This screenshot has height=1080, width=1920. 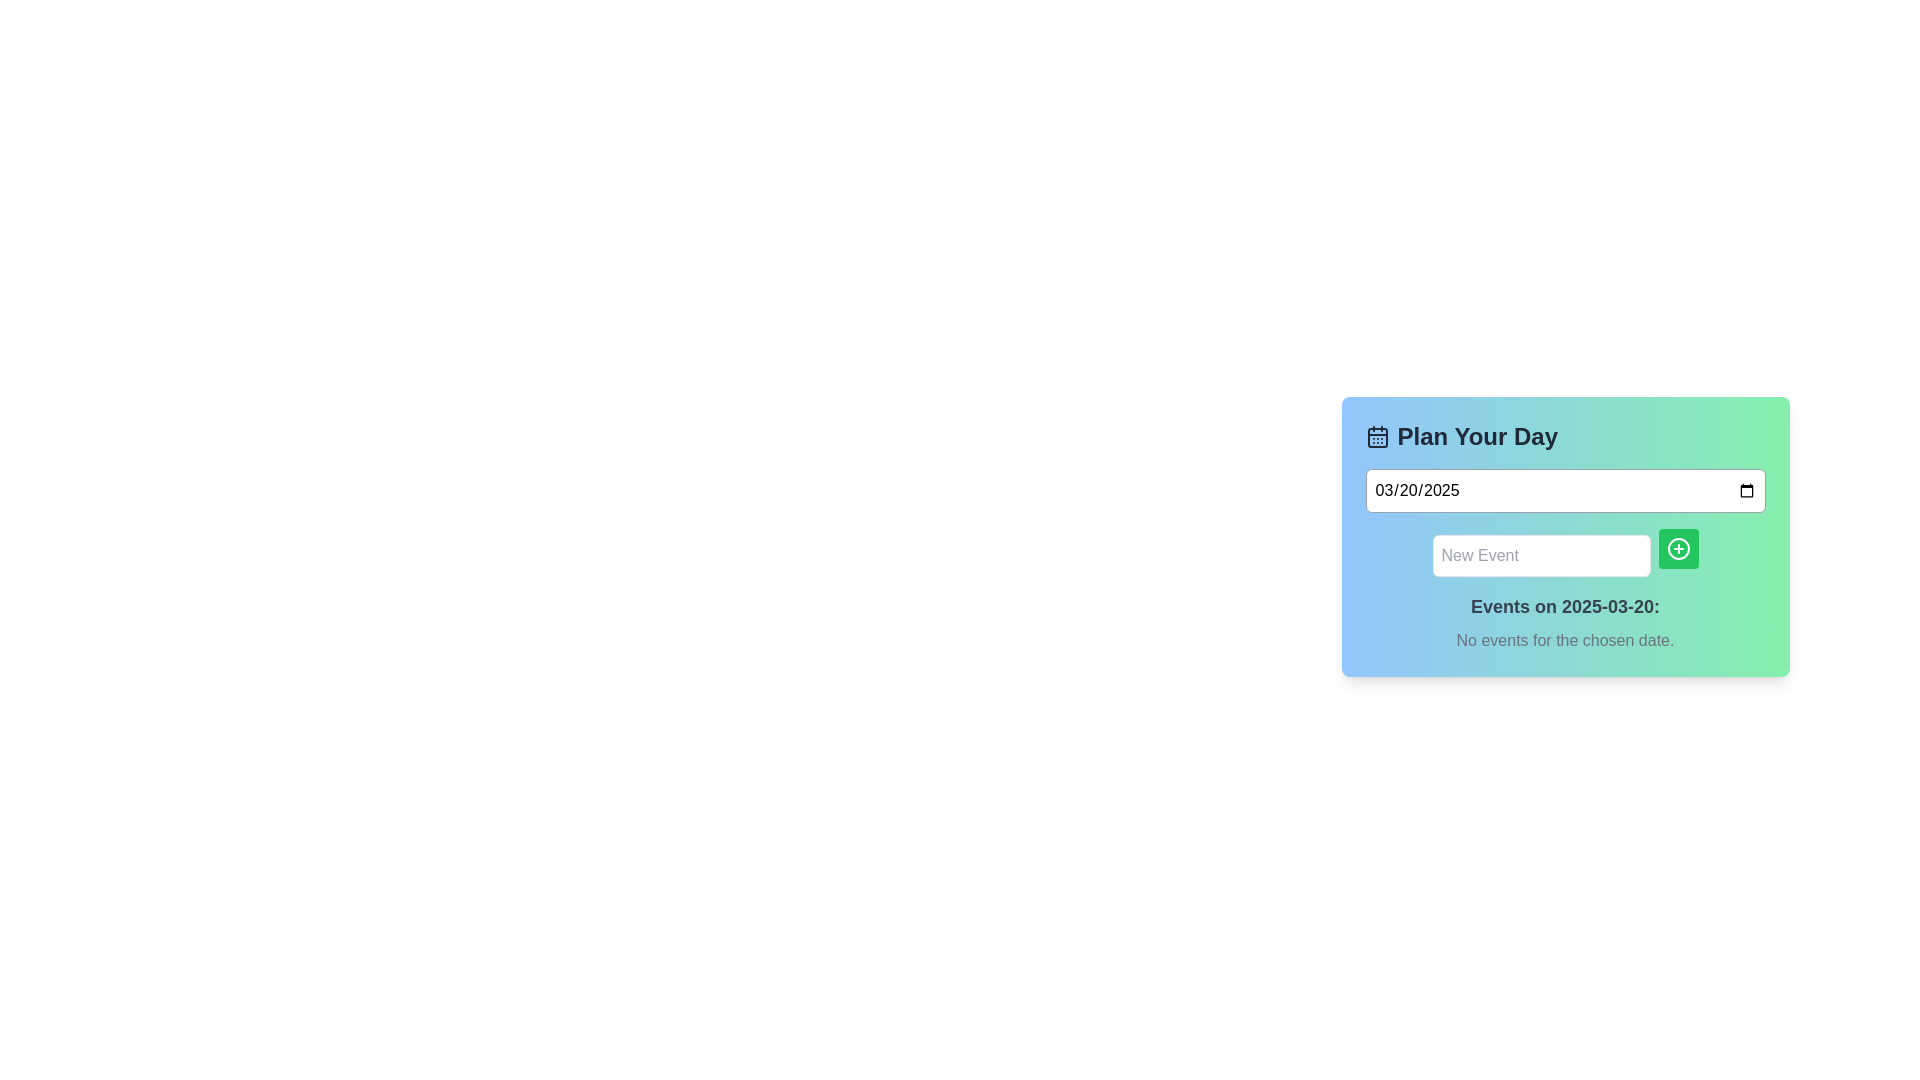 What do you see at coordinates (1678, 548) in the screenshot?
I see `the icon within the green button that indicates the action of adding a new event, located to the right of the 'New Event' text input field in the 'Plan Your Day' card` at bounding box center [1678, 548].